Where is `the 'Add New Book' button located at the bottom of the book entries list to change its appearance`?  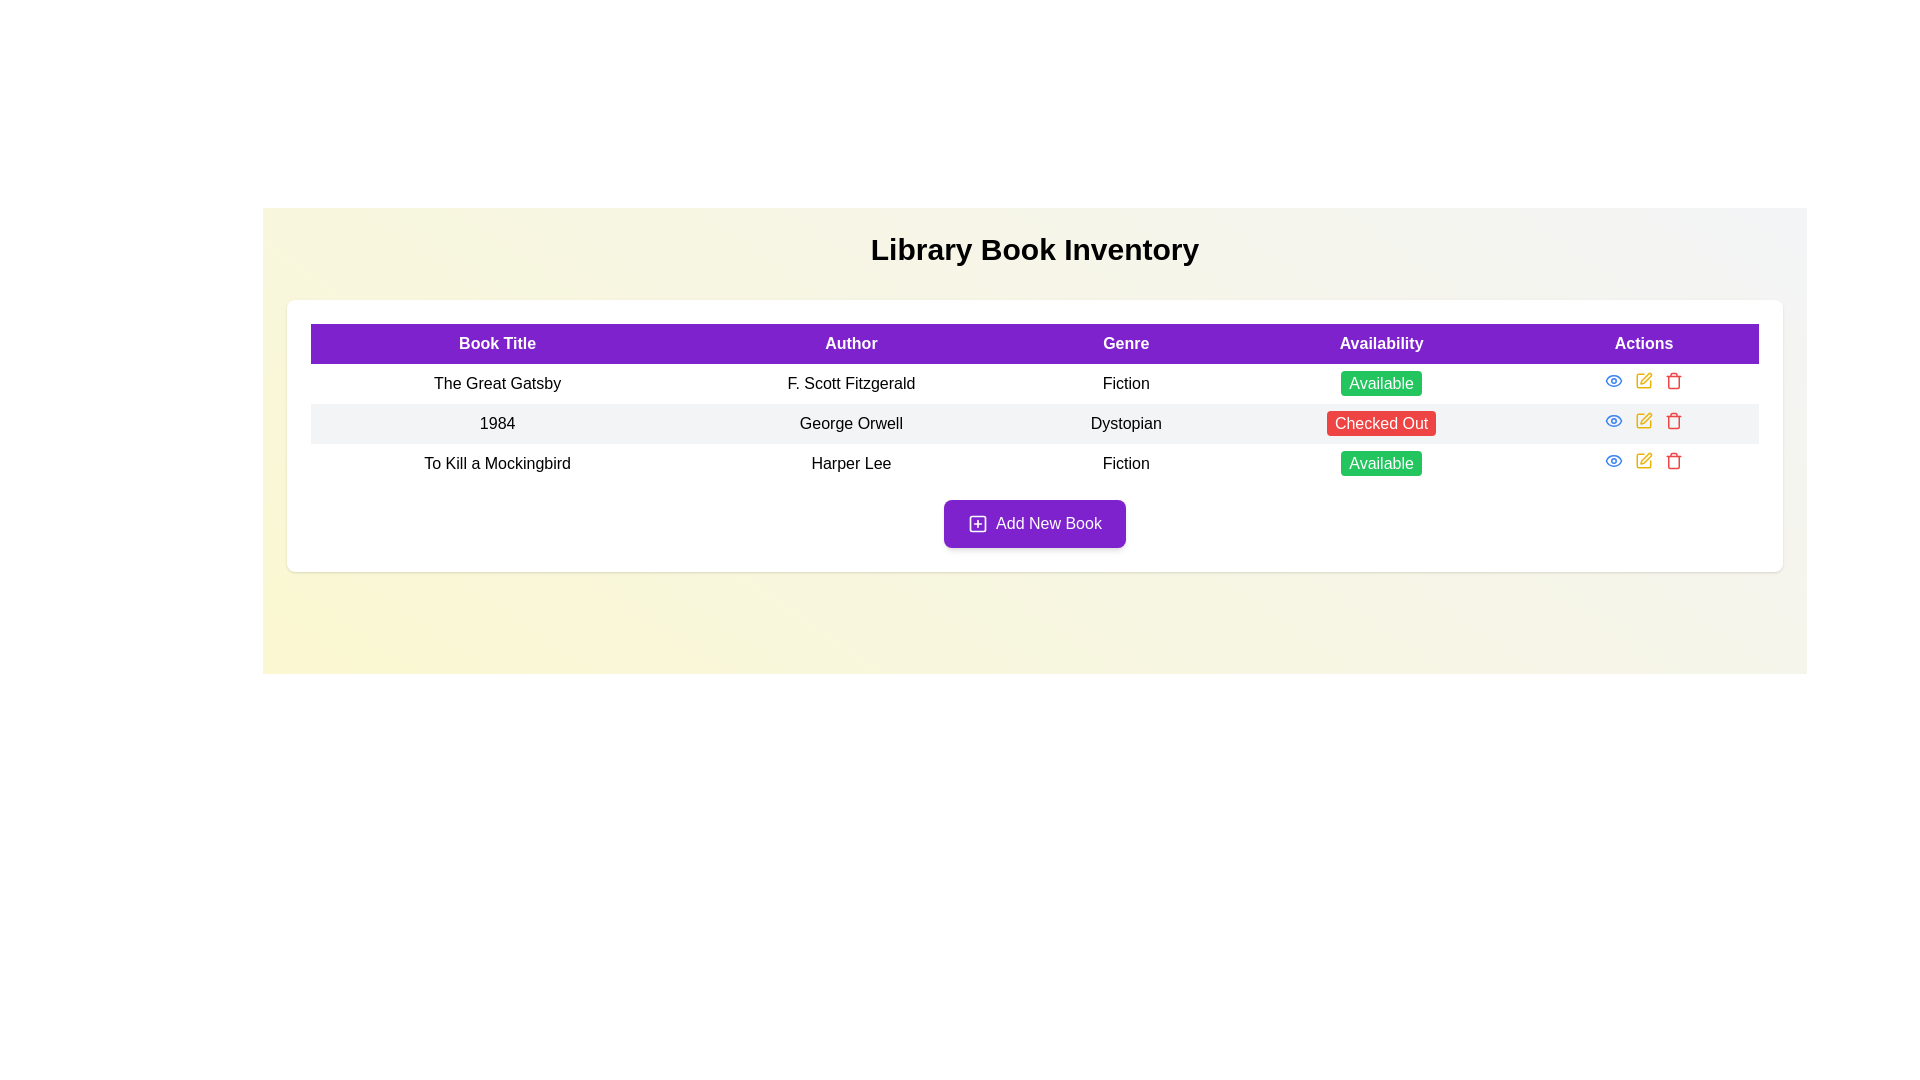 the 'Add New Book' button located at the bottom of the book entries list to change its appearance is located at coordinates (1035, 523).